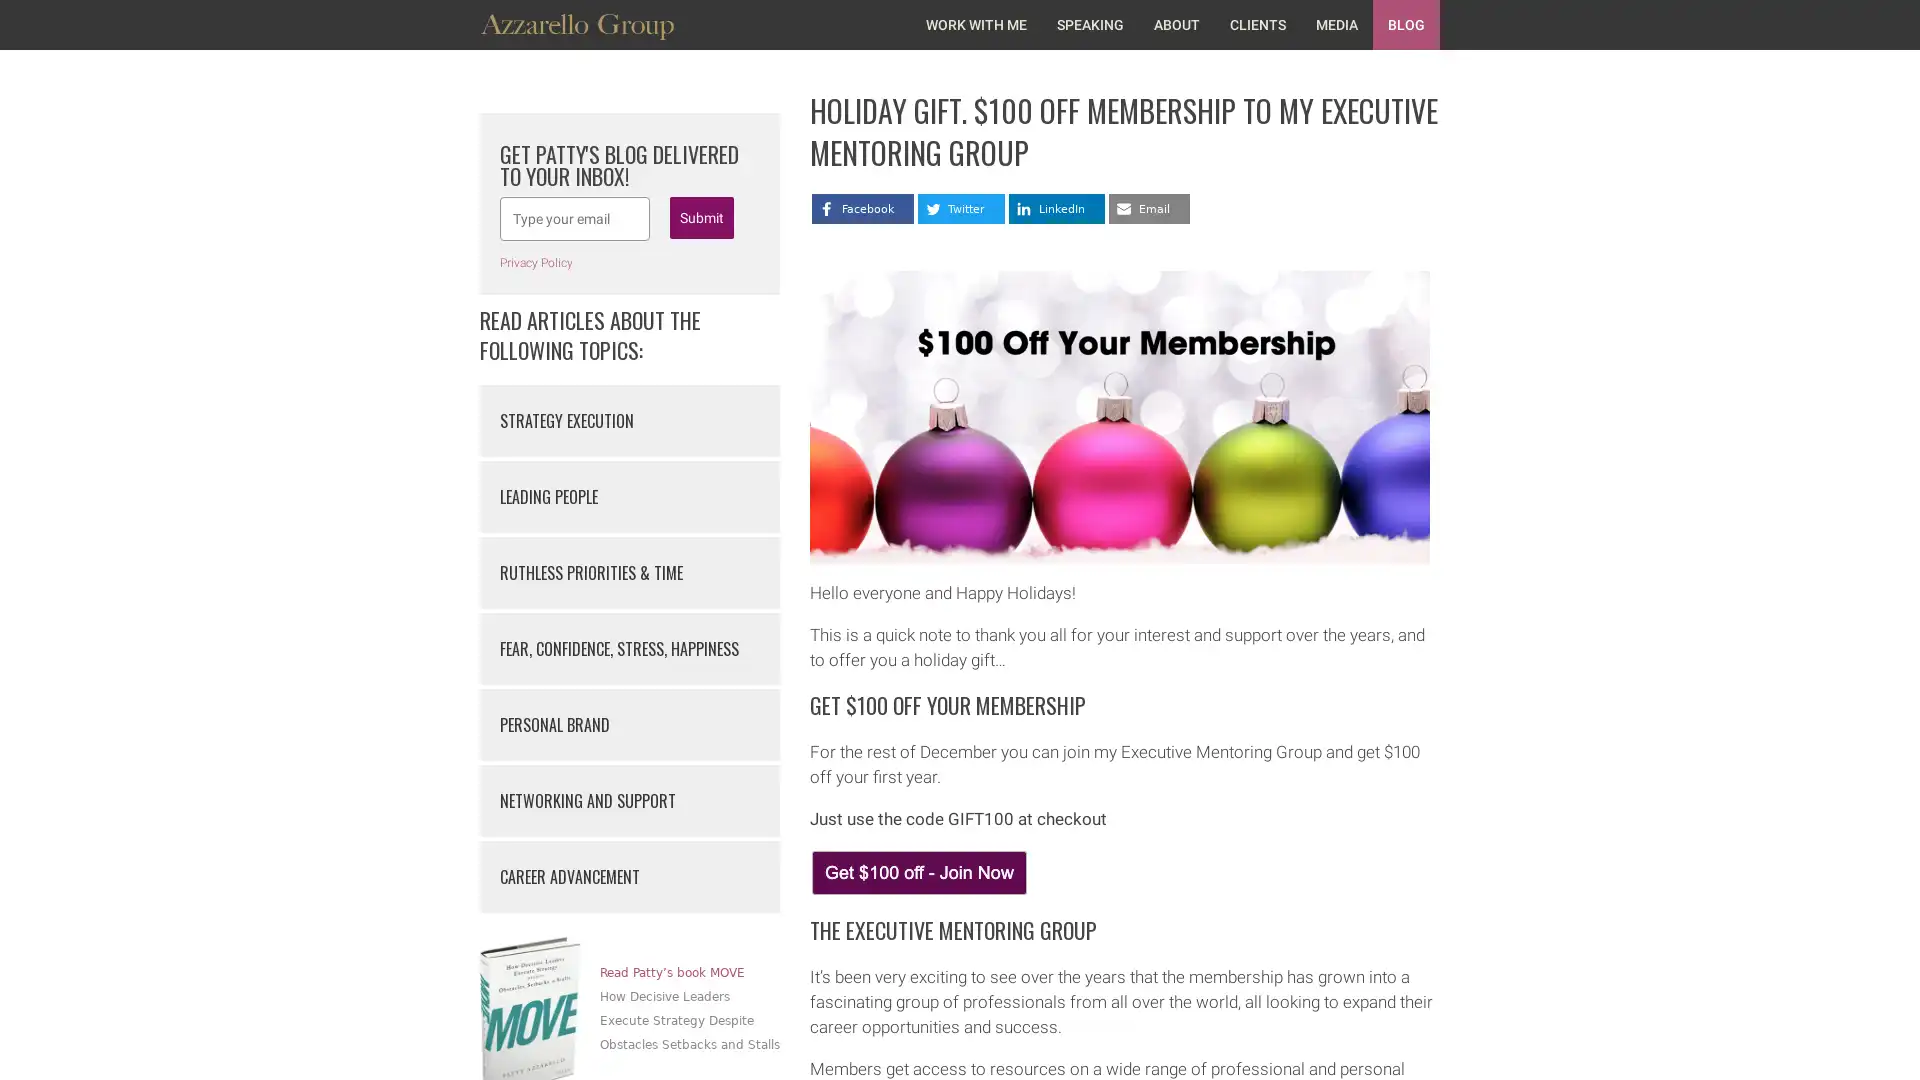 The width and height of the screenshot is (1920, 1080). Describe the element at coordinates (1055, 208) in the screenshot. I see `Share to LinkedIn LinkedIn` at that location.